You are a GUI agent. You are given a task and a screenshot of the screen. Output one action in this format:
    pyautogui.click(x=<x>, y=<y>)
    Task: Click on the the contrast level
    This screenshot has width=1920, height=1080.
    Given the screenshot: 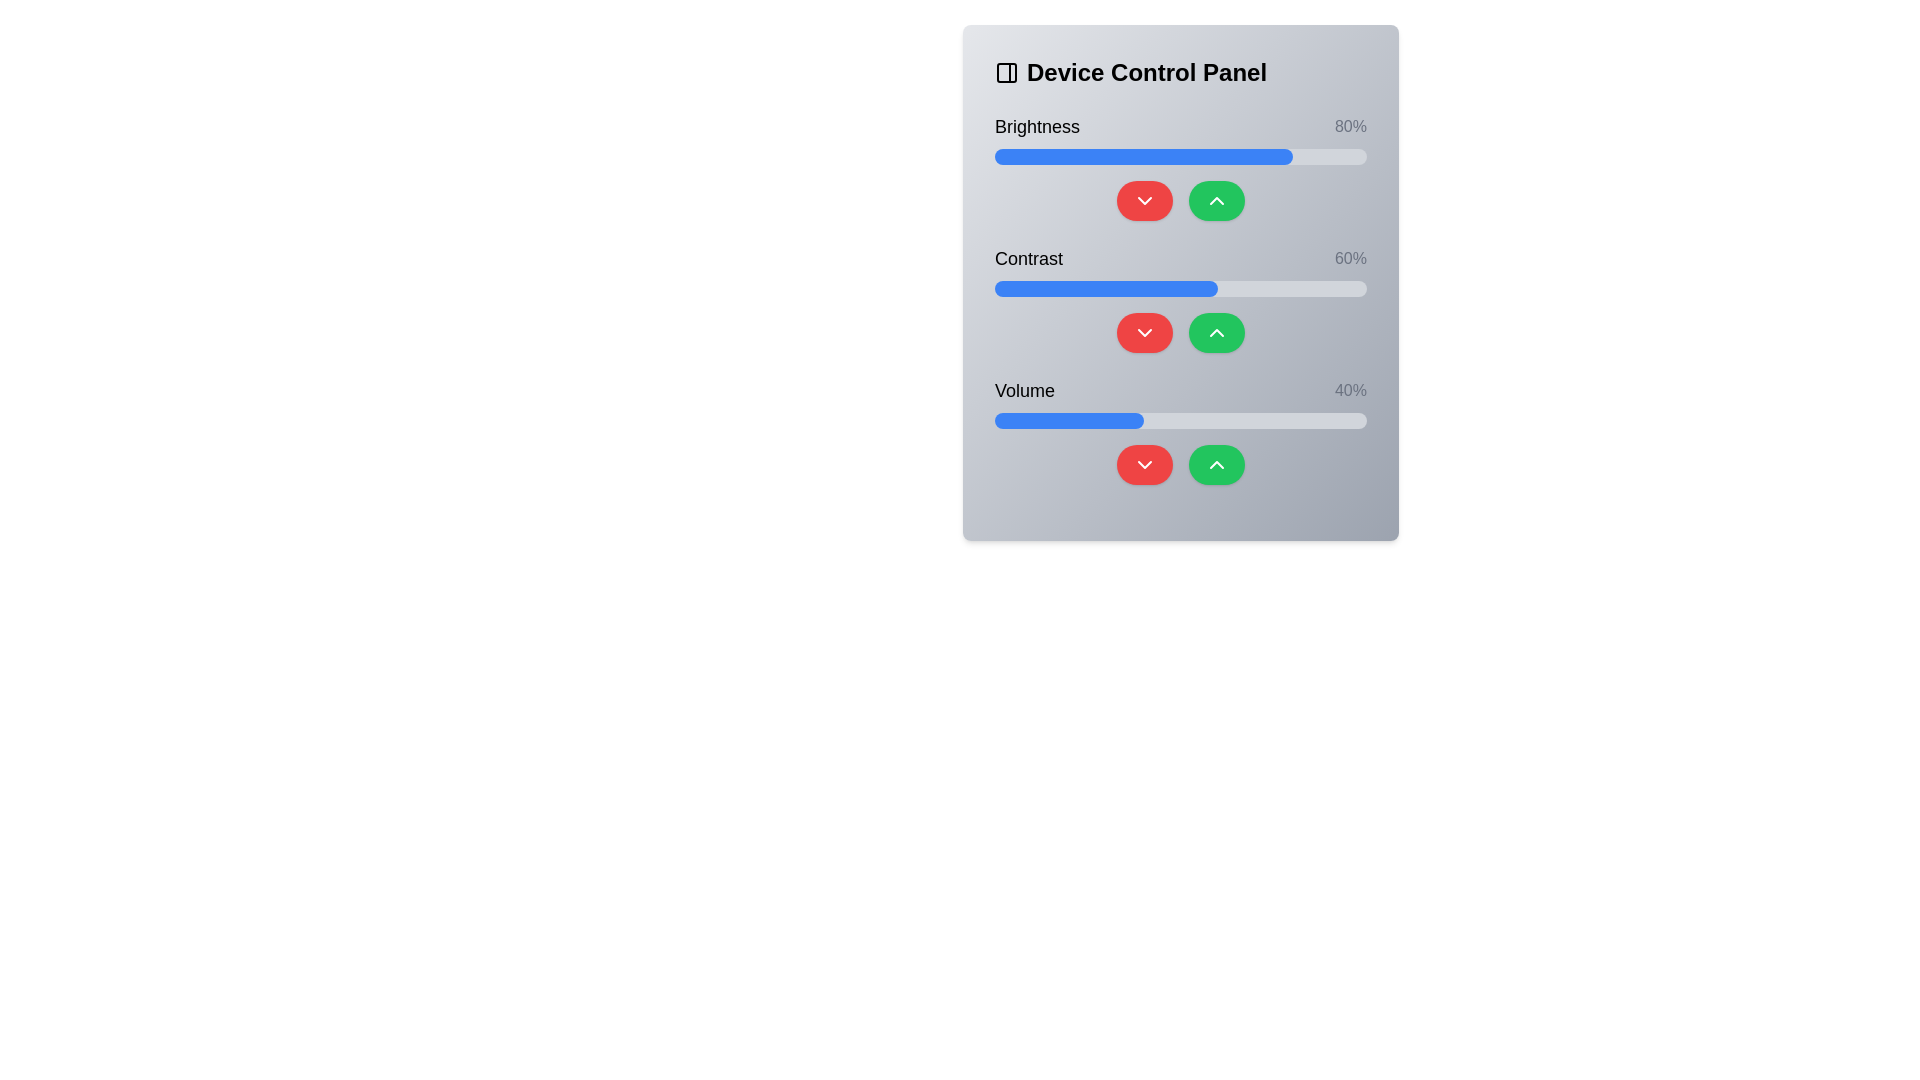 What is the action you would take?
    pyautogui.click(x=1143, y=289)
    